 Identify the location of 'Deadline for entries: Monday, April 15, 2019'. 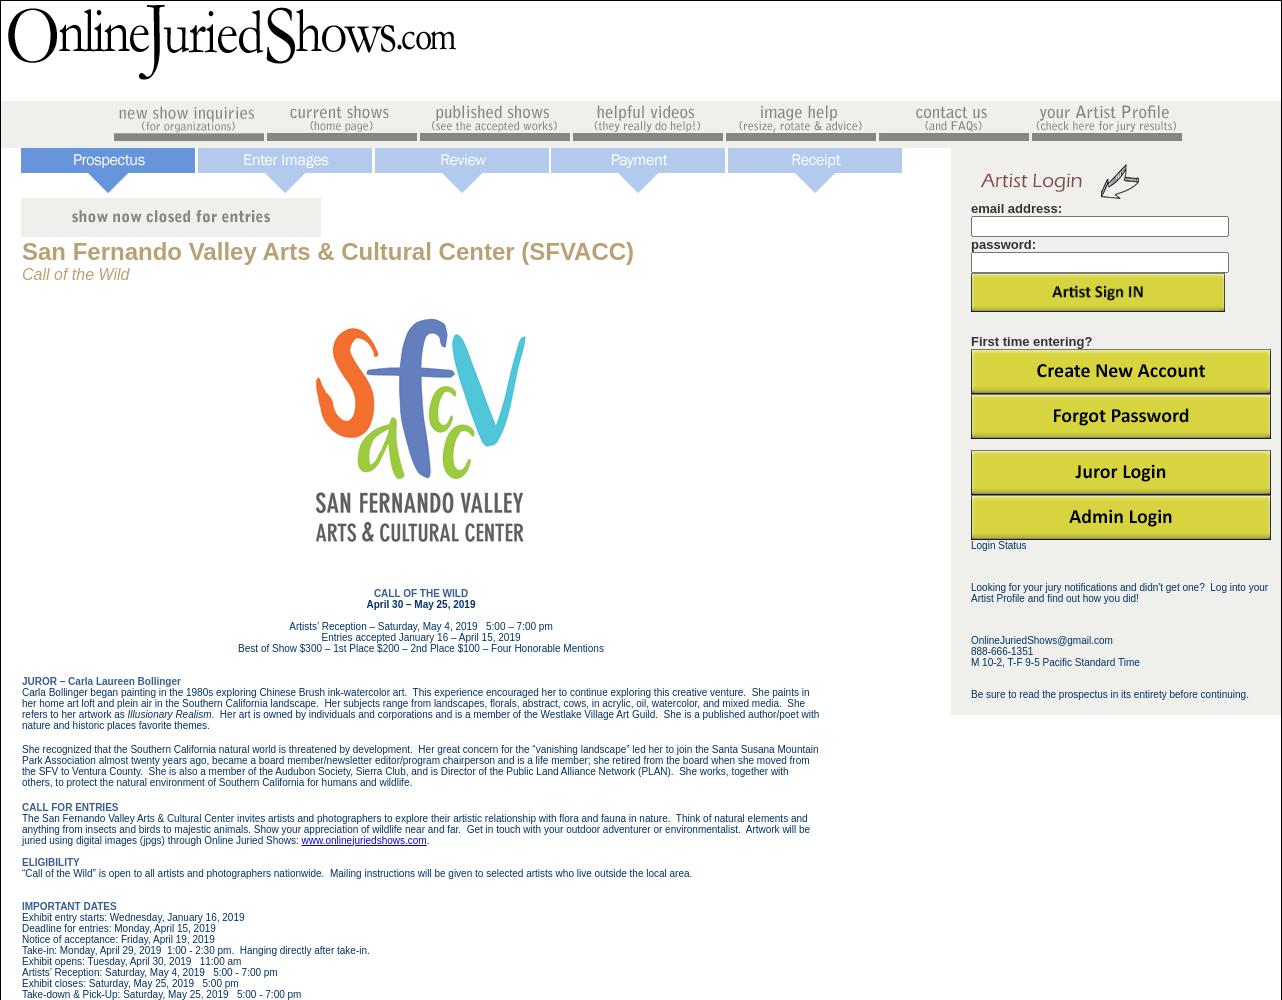
(117, 927).